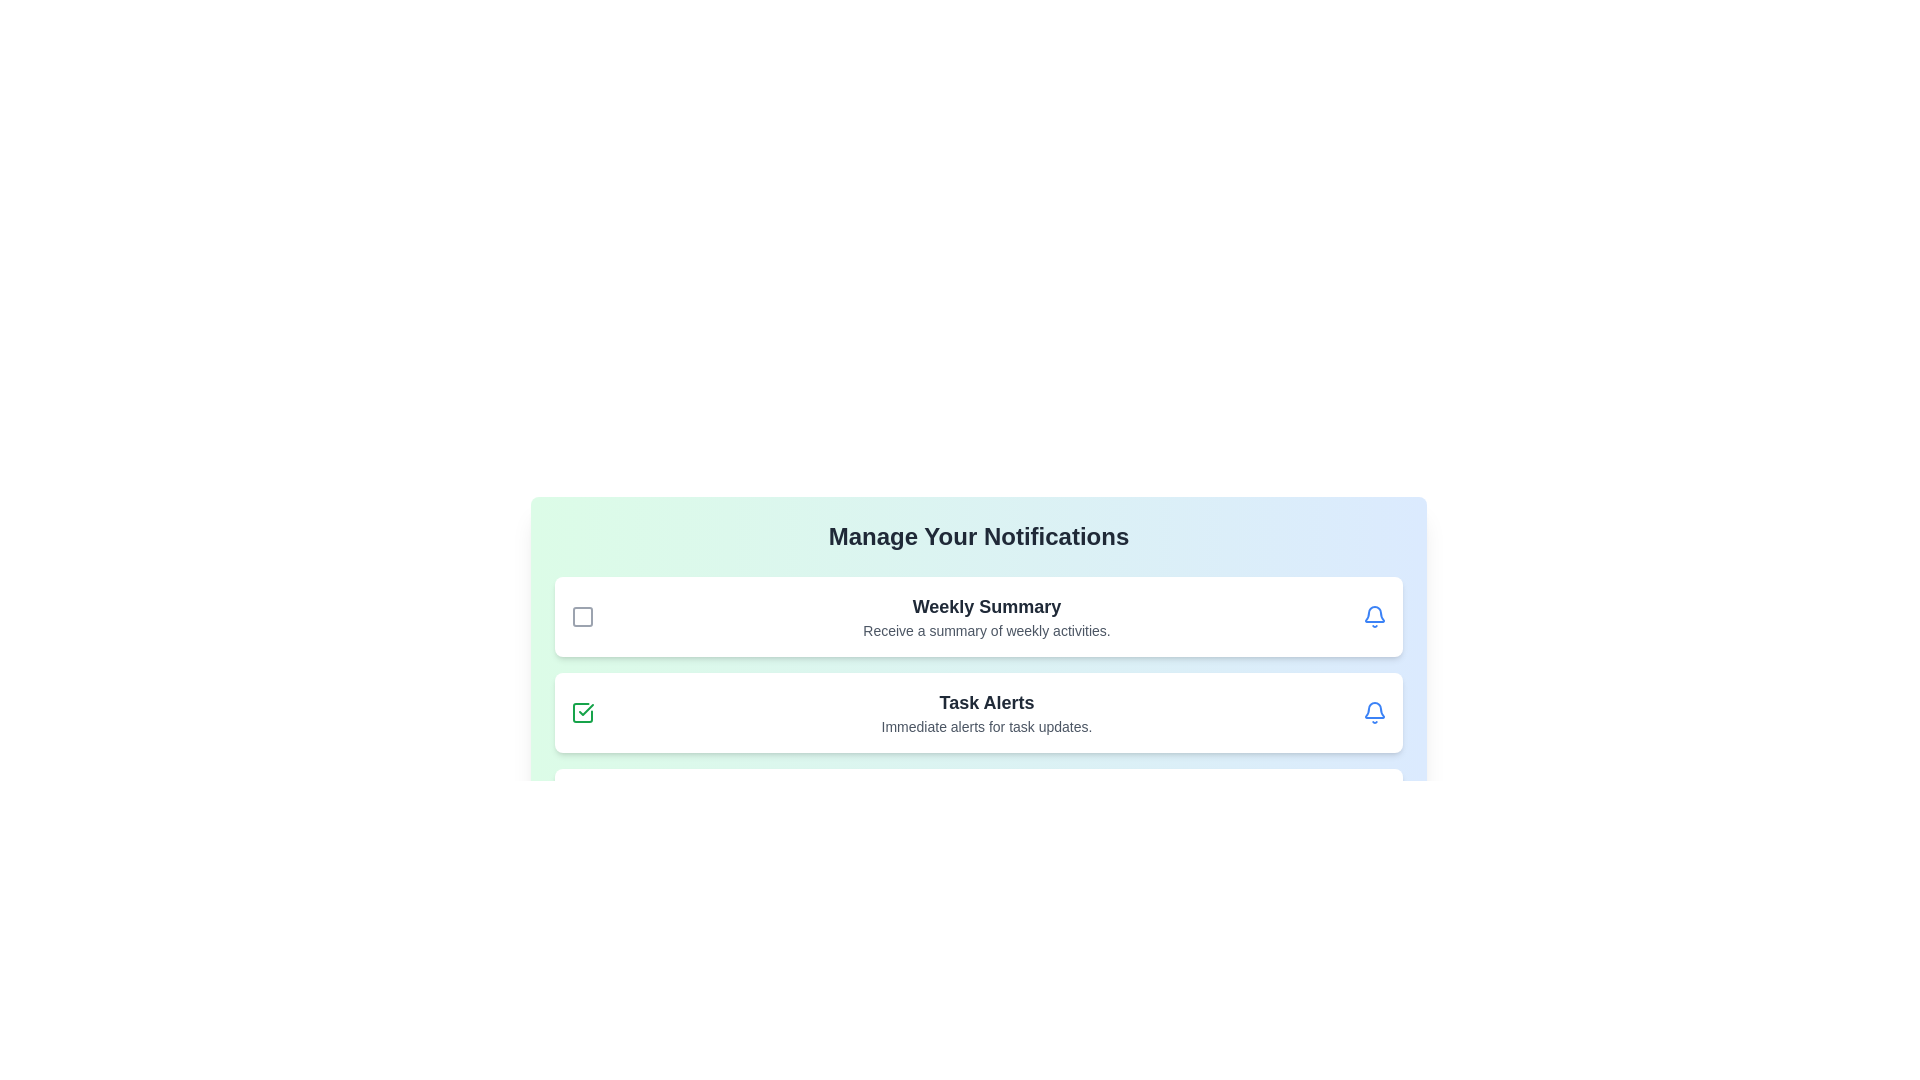 This screenshot has width=1920, height=1080. What do you see at coordinates (987, 701) in the screenshot?
I see `the 'Task Alerts' label, which is a bold and large text header colored in dark gray, located at the center of the notification preferences section` at bounding box center [987, 701].